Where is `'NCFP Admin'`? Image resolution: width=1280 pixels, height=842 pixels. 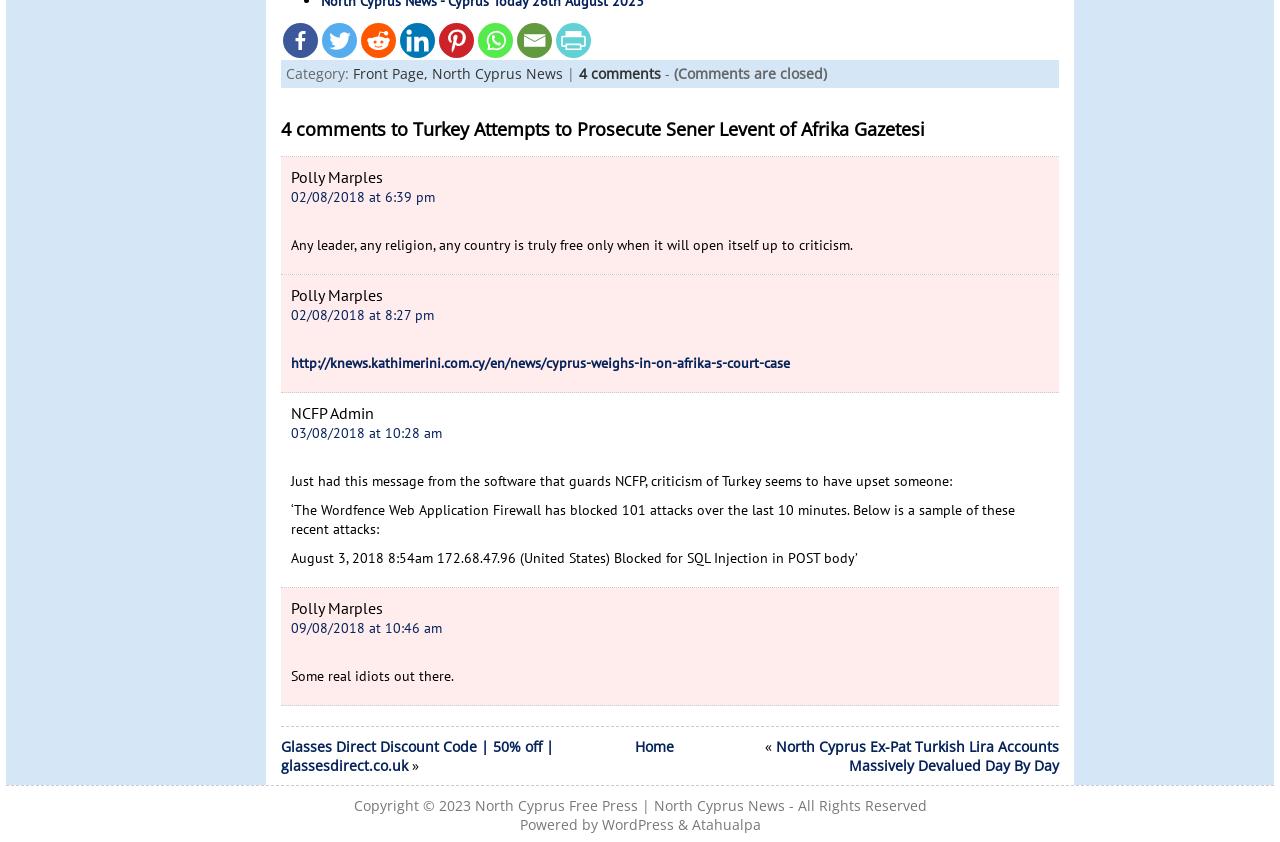
'NCFP Admin' is located at coordinates (332, 413).